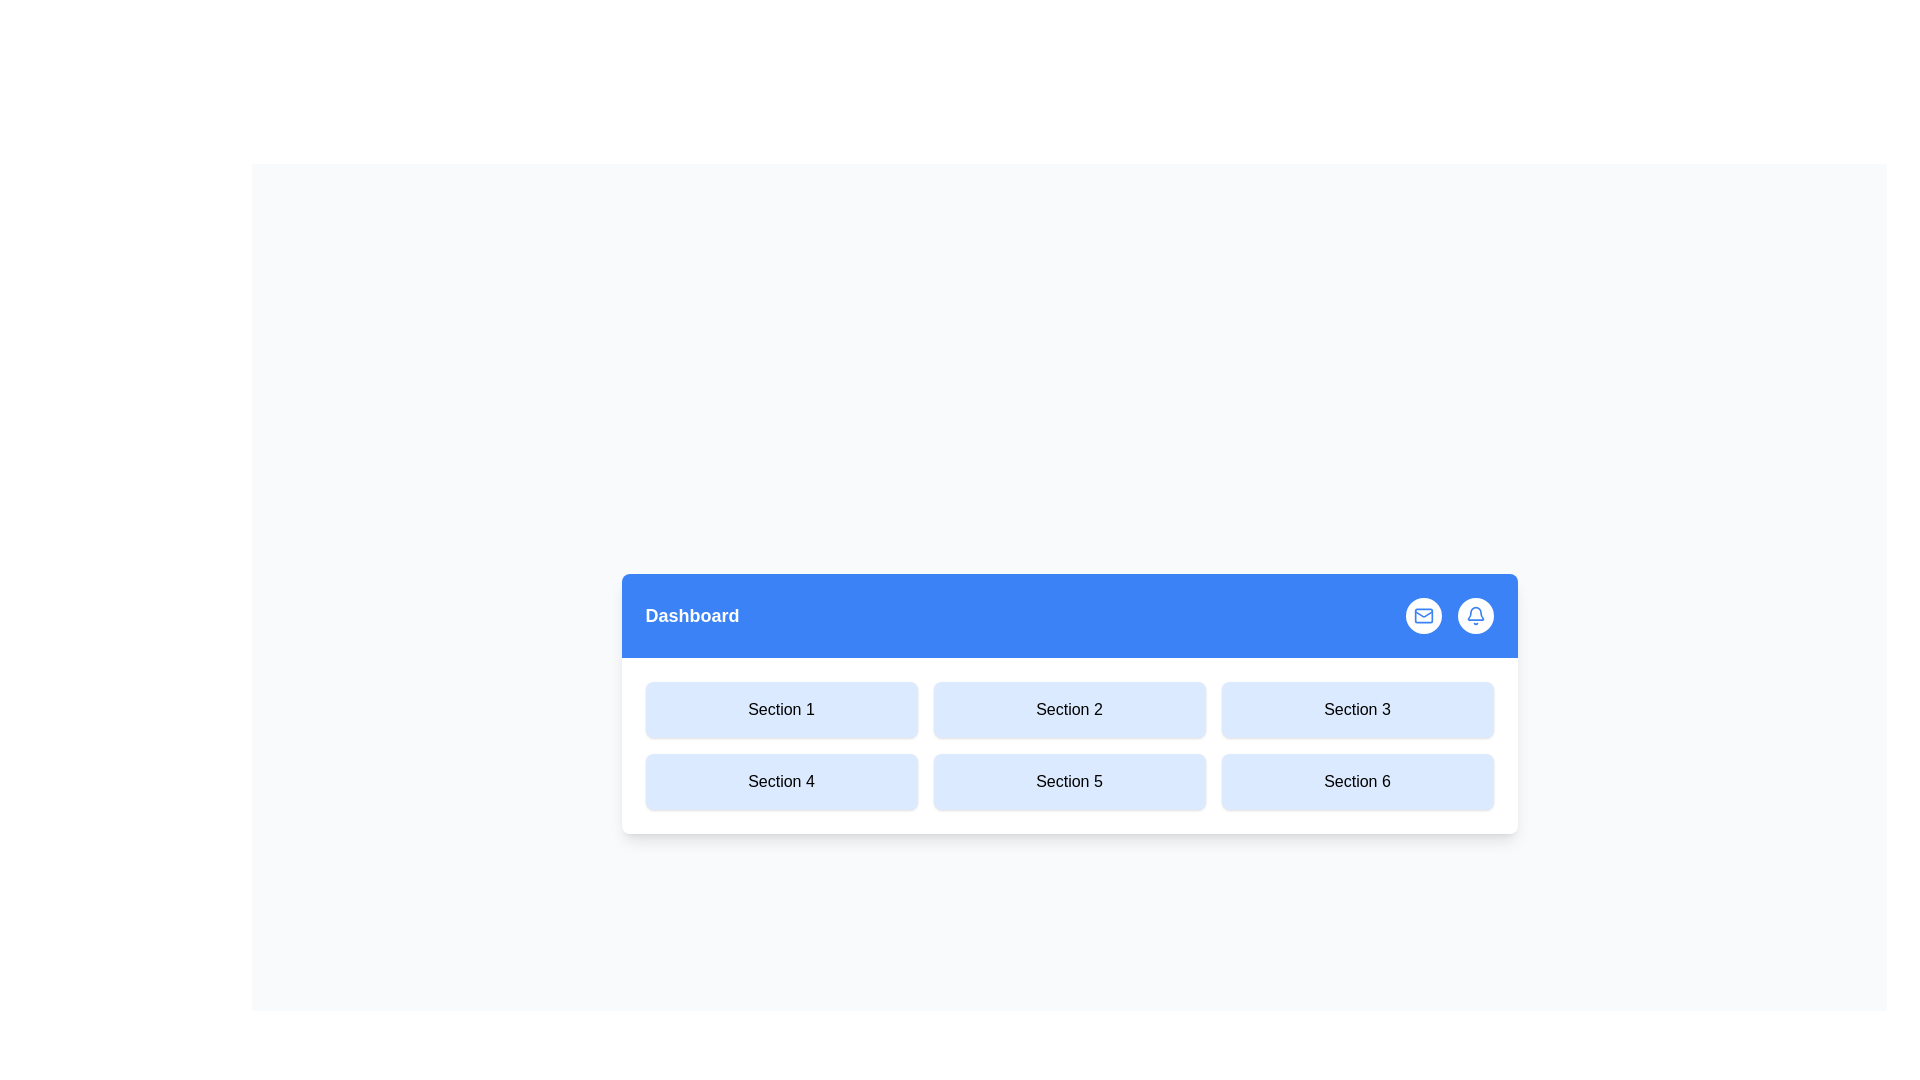 The height and width of the screenshot is (1080, 1920). I want to click on the 'Section 2' button-like interactive label, which has a light blue background and is positioned in the second column of the first row within a grid layout, so click(1068, 708).